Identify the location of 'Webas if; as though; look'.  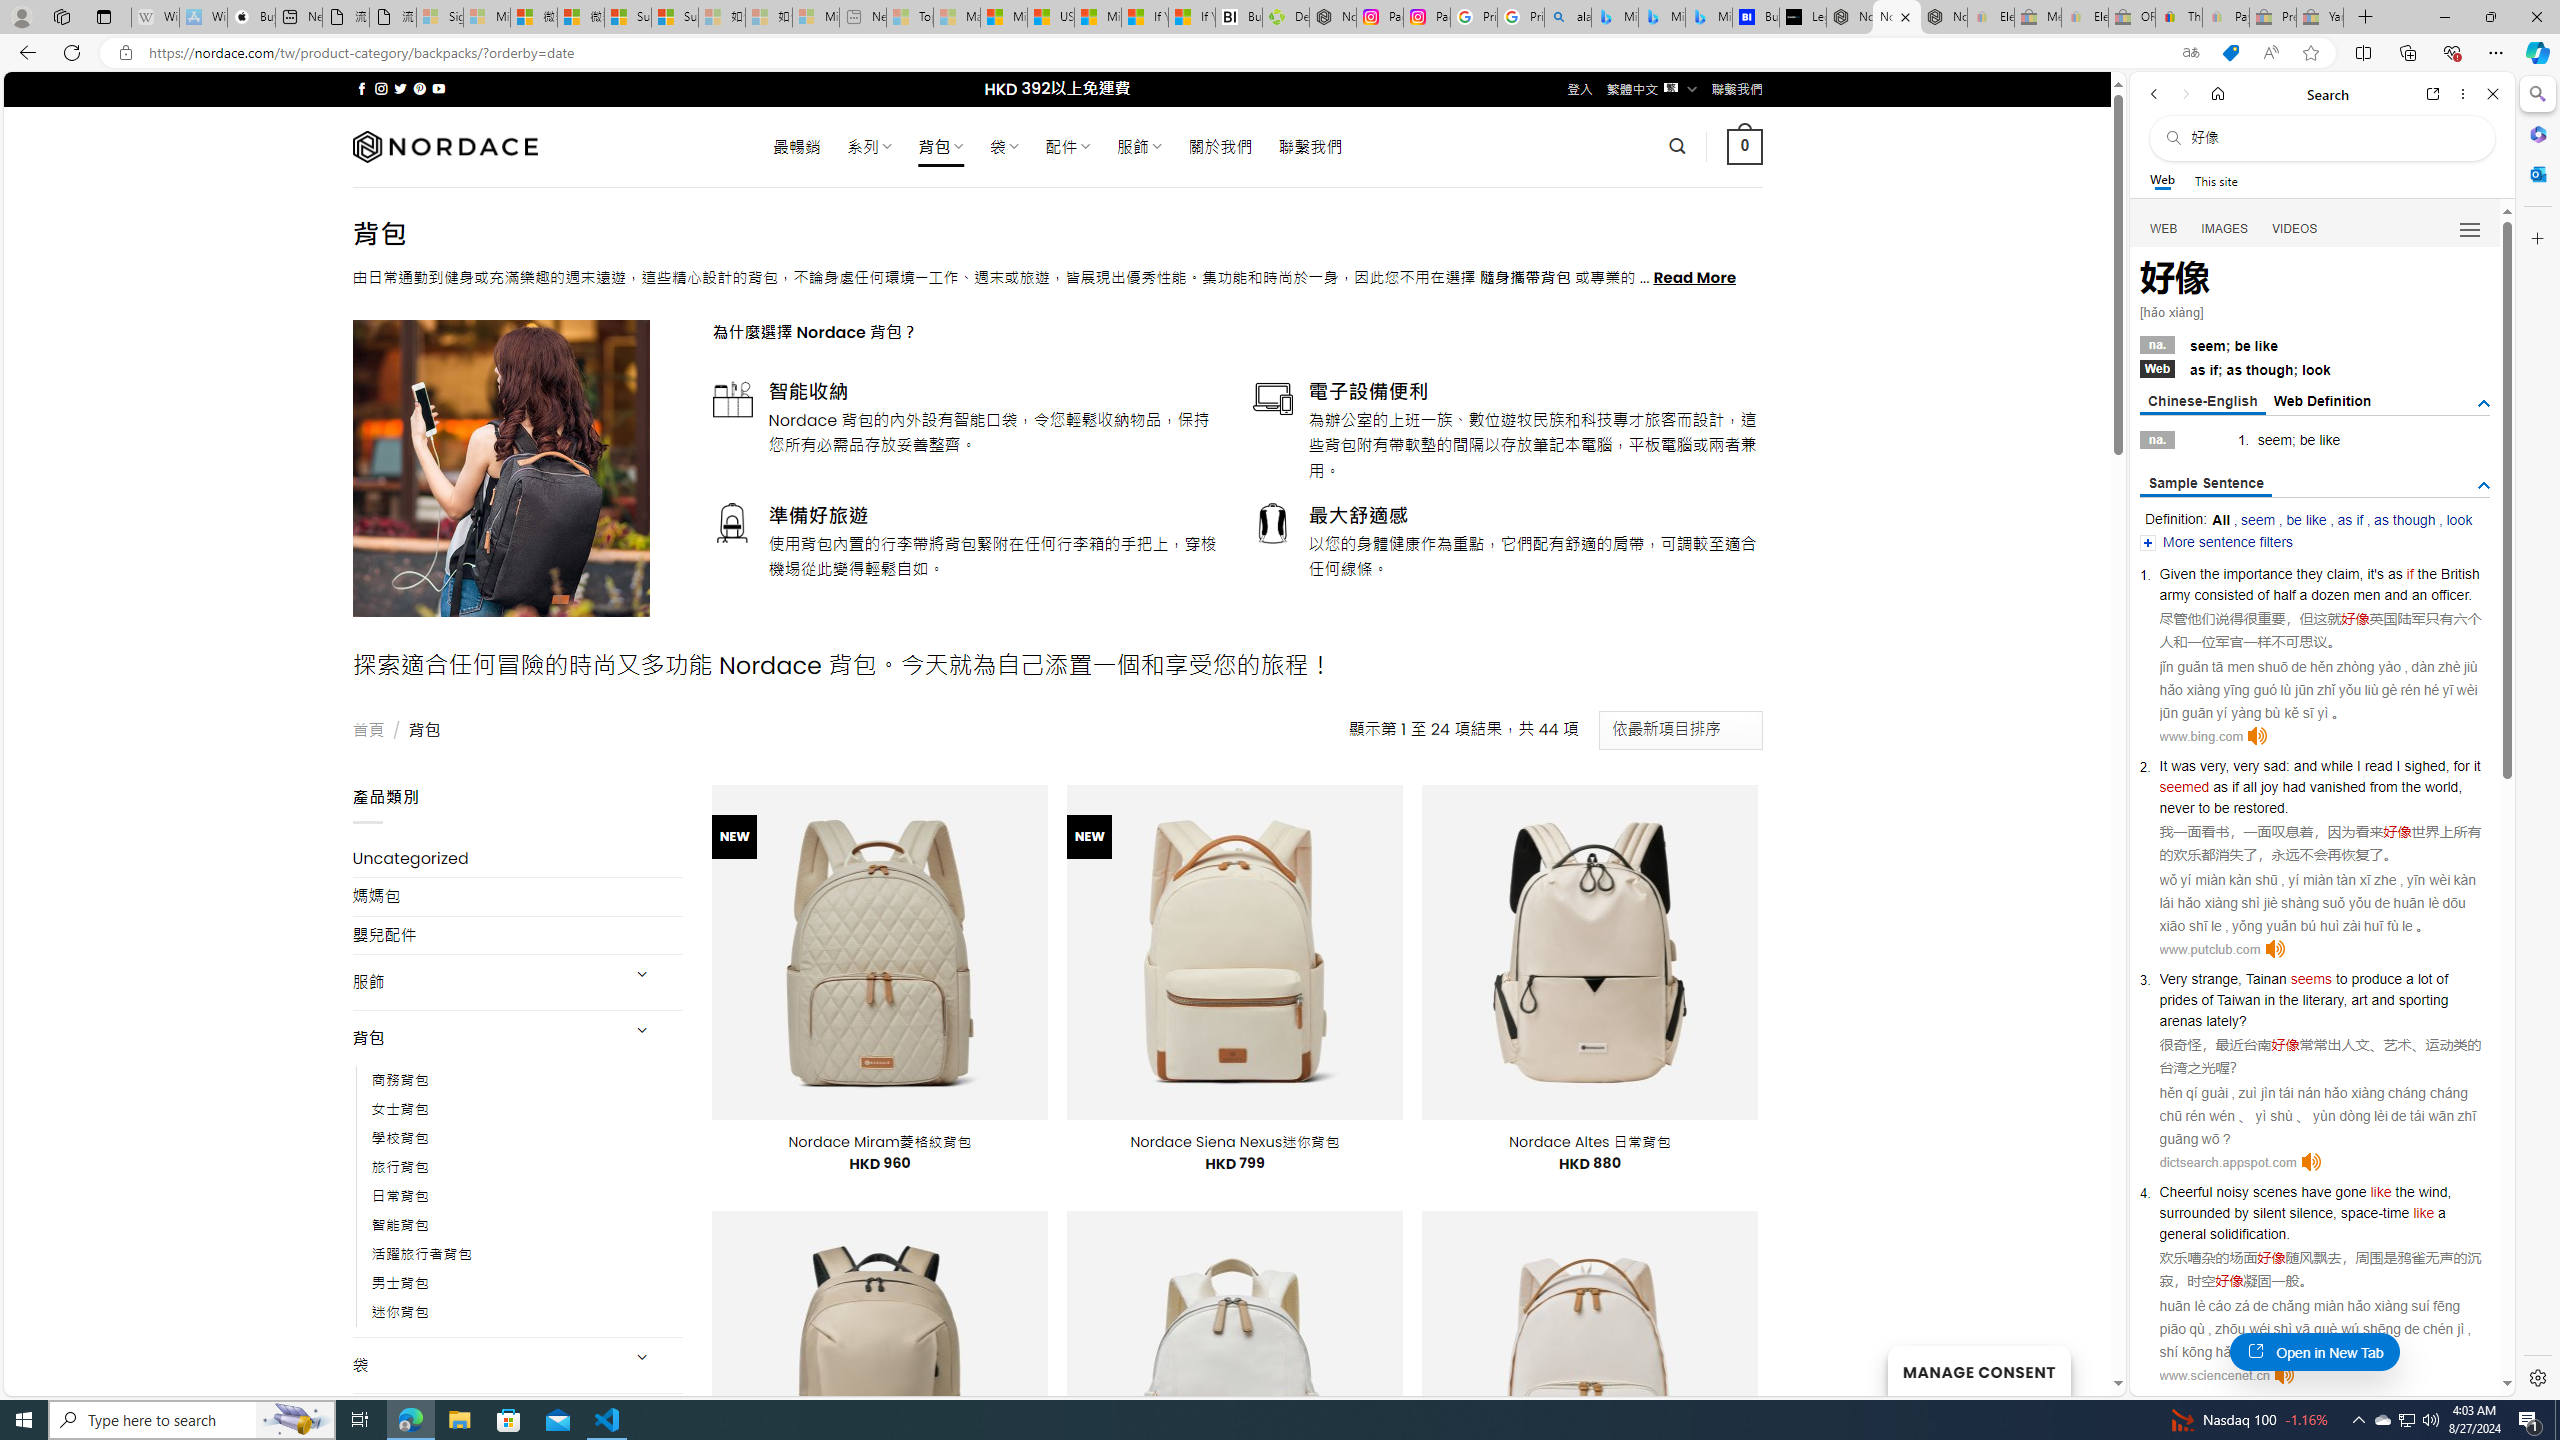
(2315, 367).